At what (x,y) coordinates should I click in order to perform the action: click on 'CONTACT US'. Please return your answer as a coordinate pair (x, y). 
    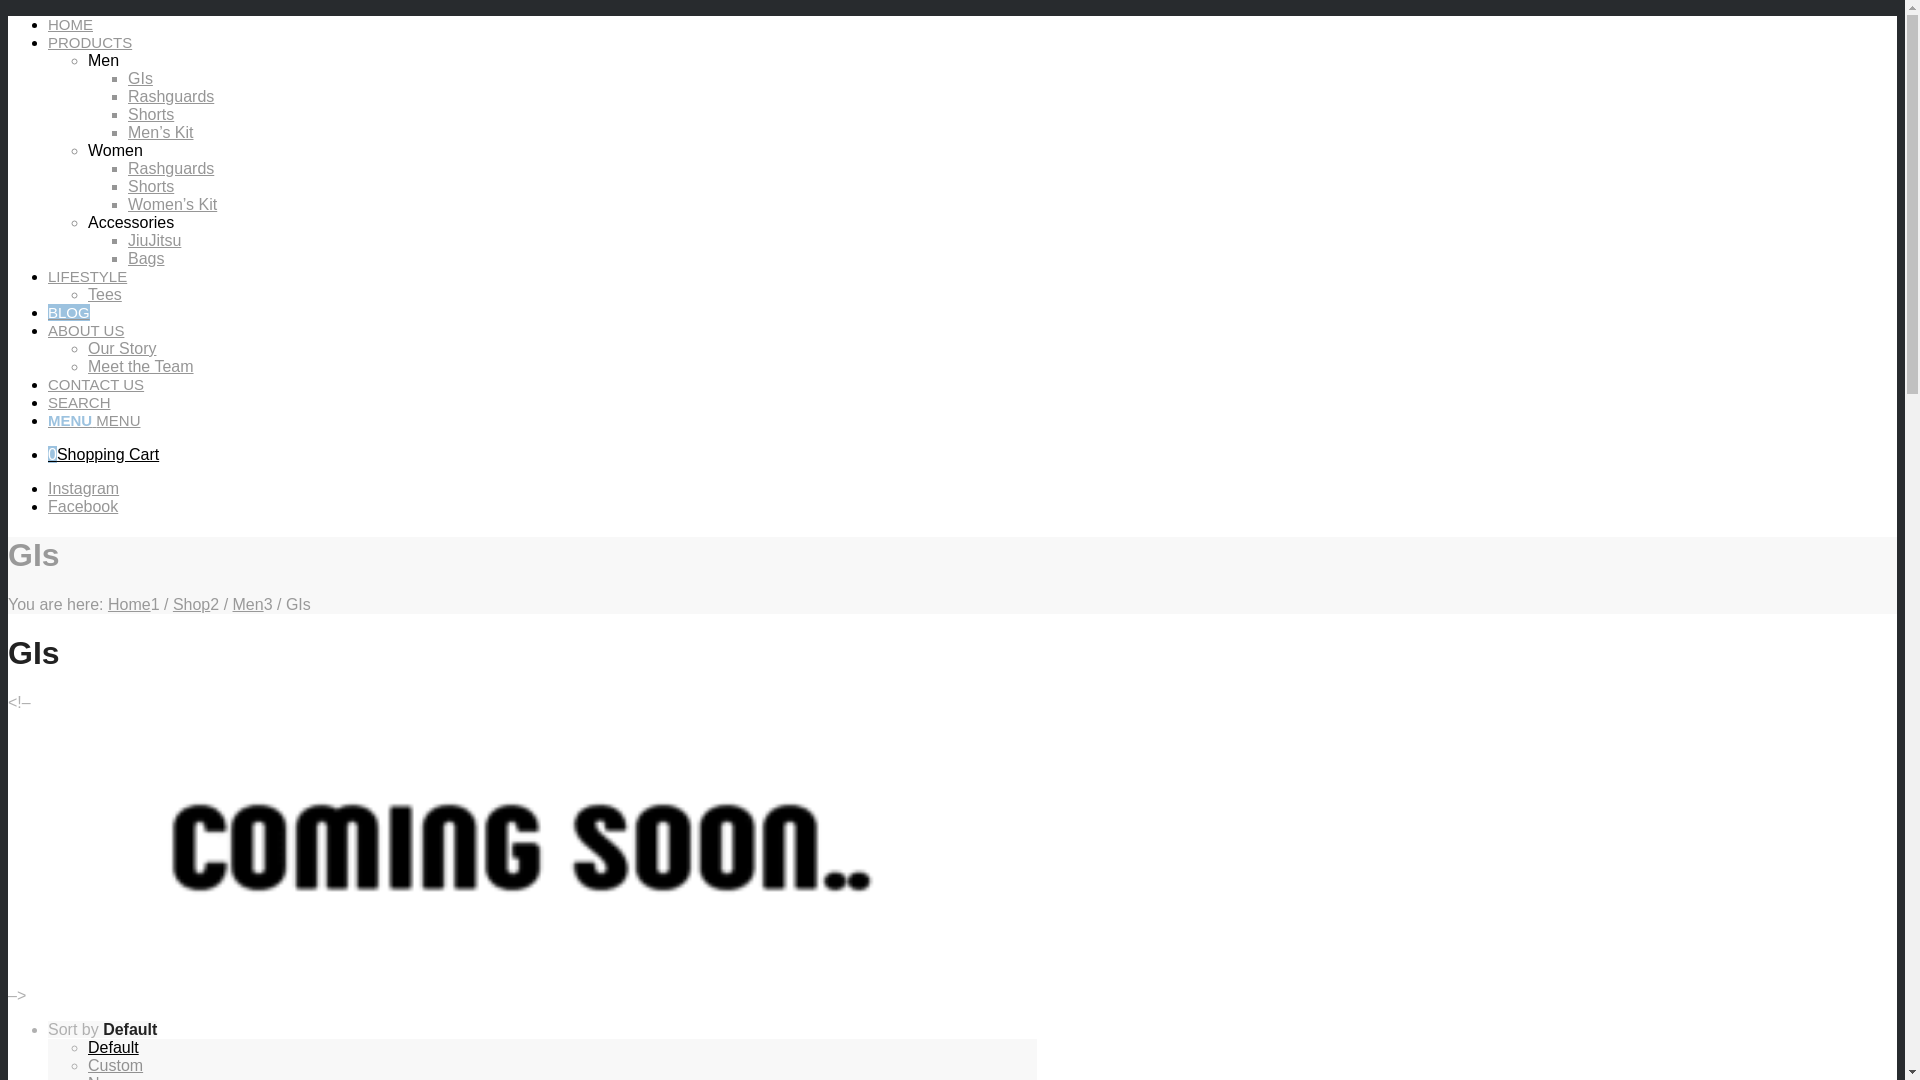
    Looking at the image, I should click on (48, 384).